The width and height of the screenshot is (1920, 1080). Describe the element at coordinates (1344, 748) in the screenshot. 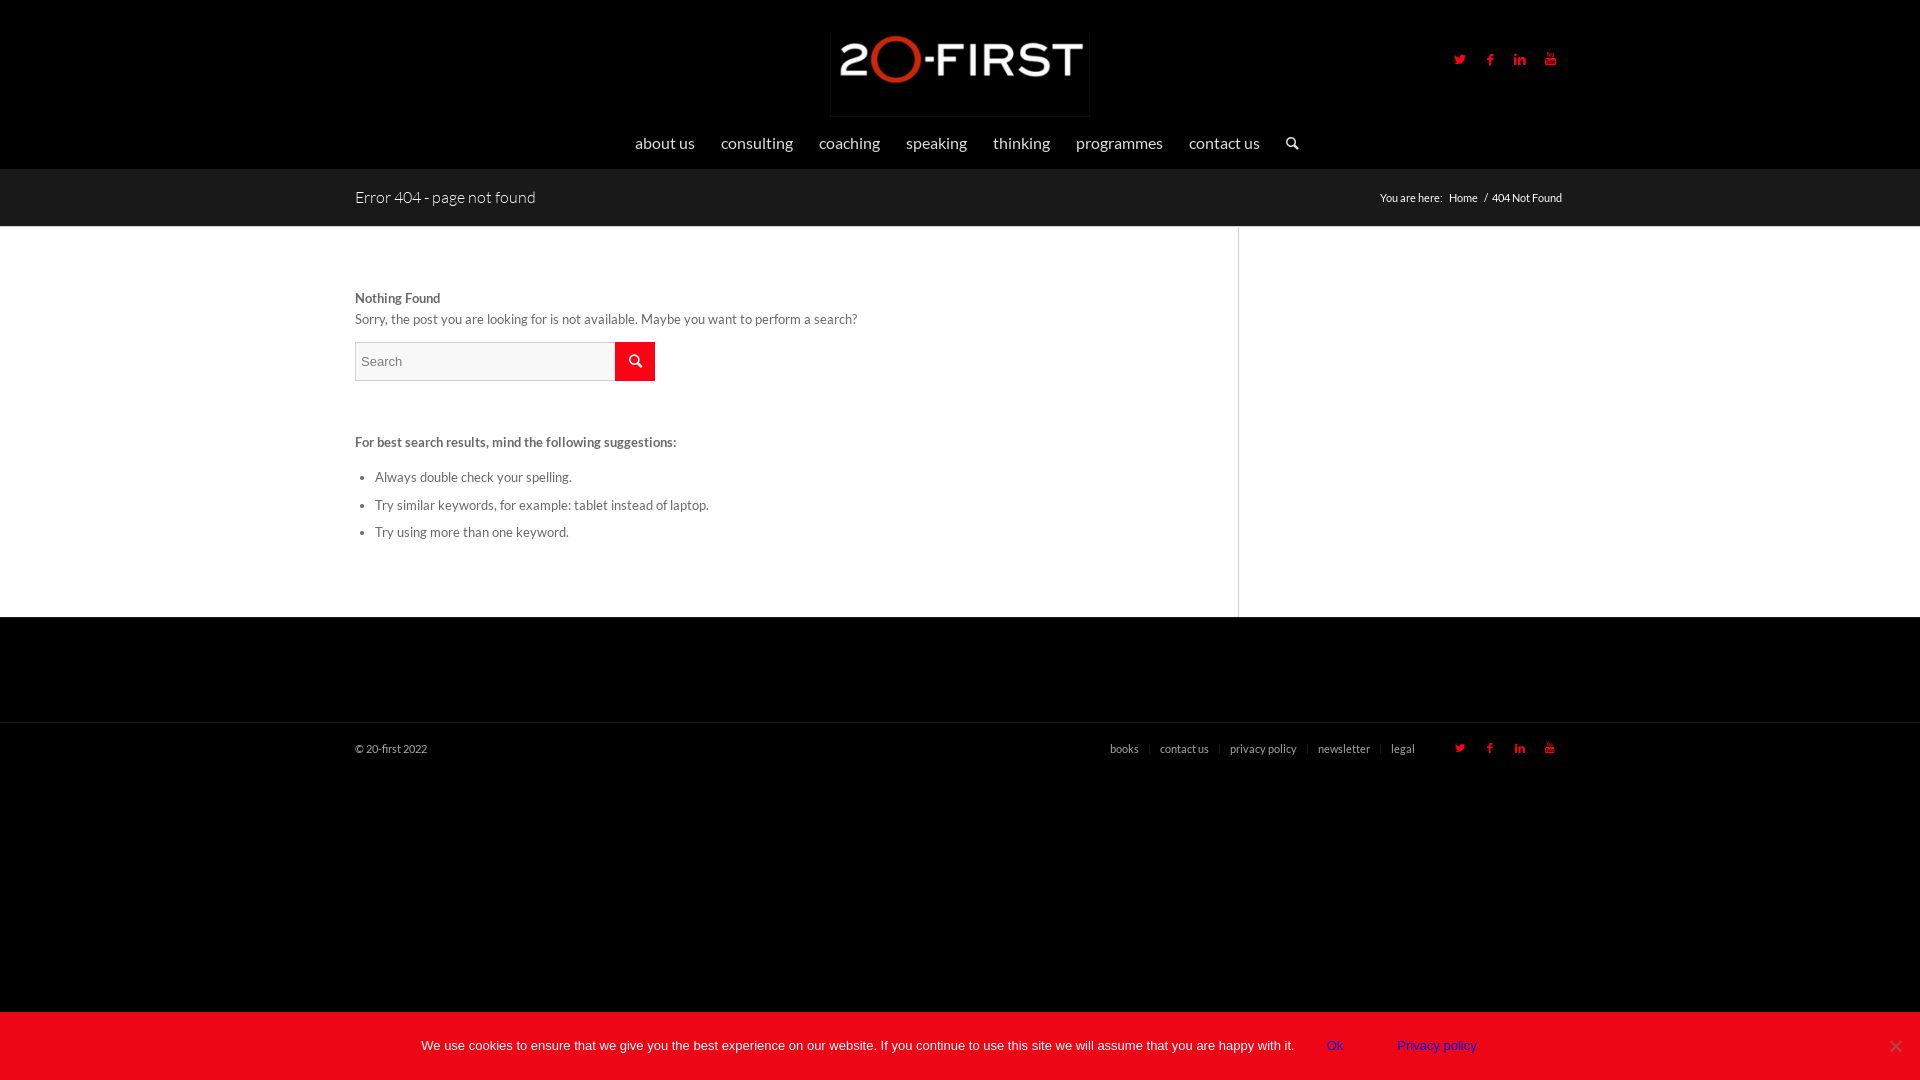

I see `'newsletter'` at that location.